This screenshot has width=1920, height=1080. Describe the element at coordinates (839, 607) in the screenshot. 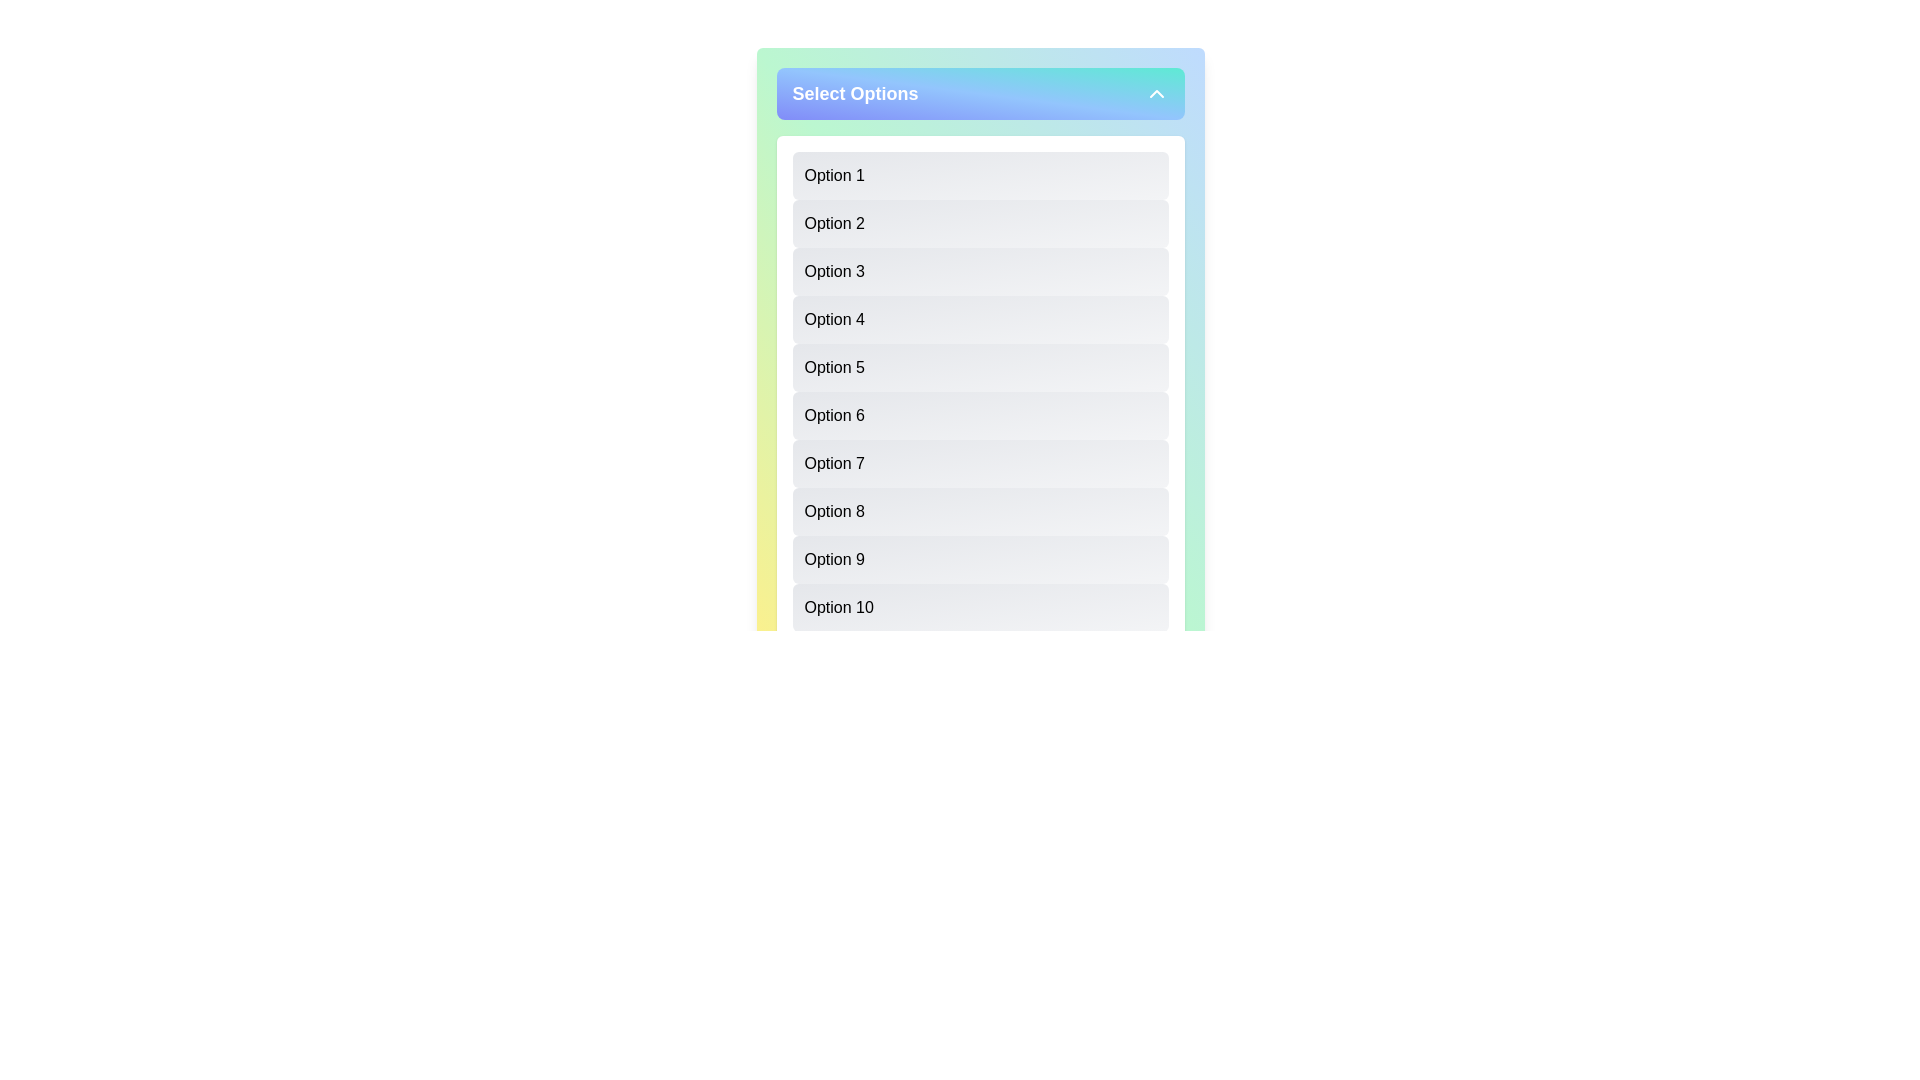

I see `the 10th item in the vertical selectable list` at that location.